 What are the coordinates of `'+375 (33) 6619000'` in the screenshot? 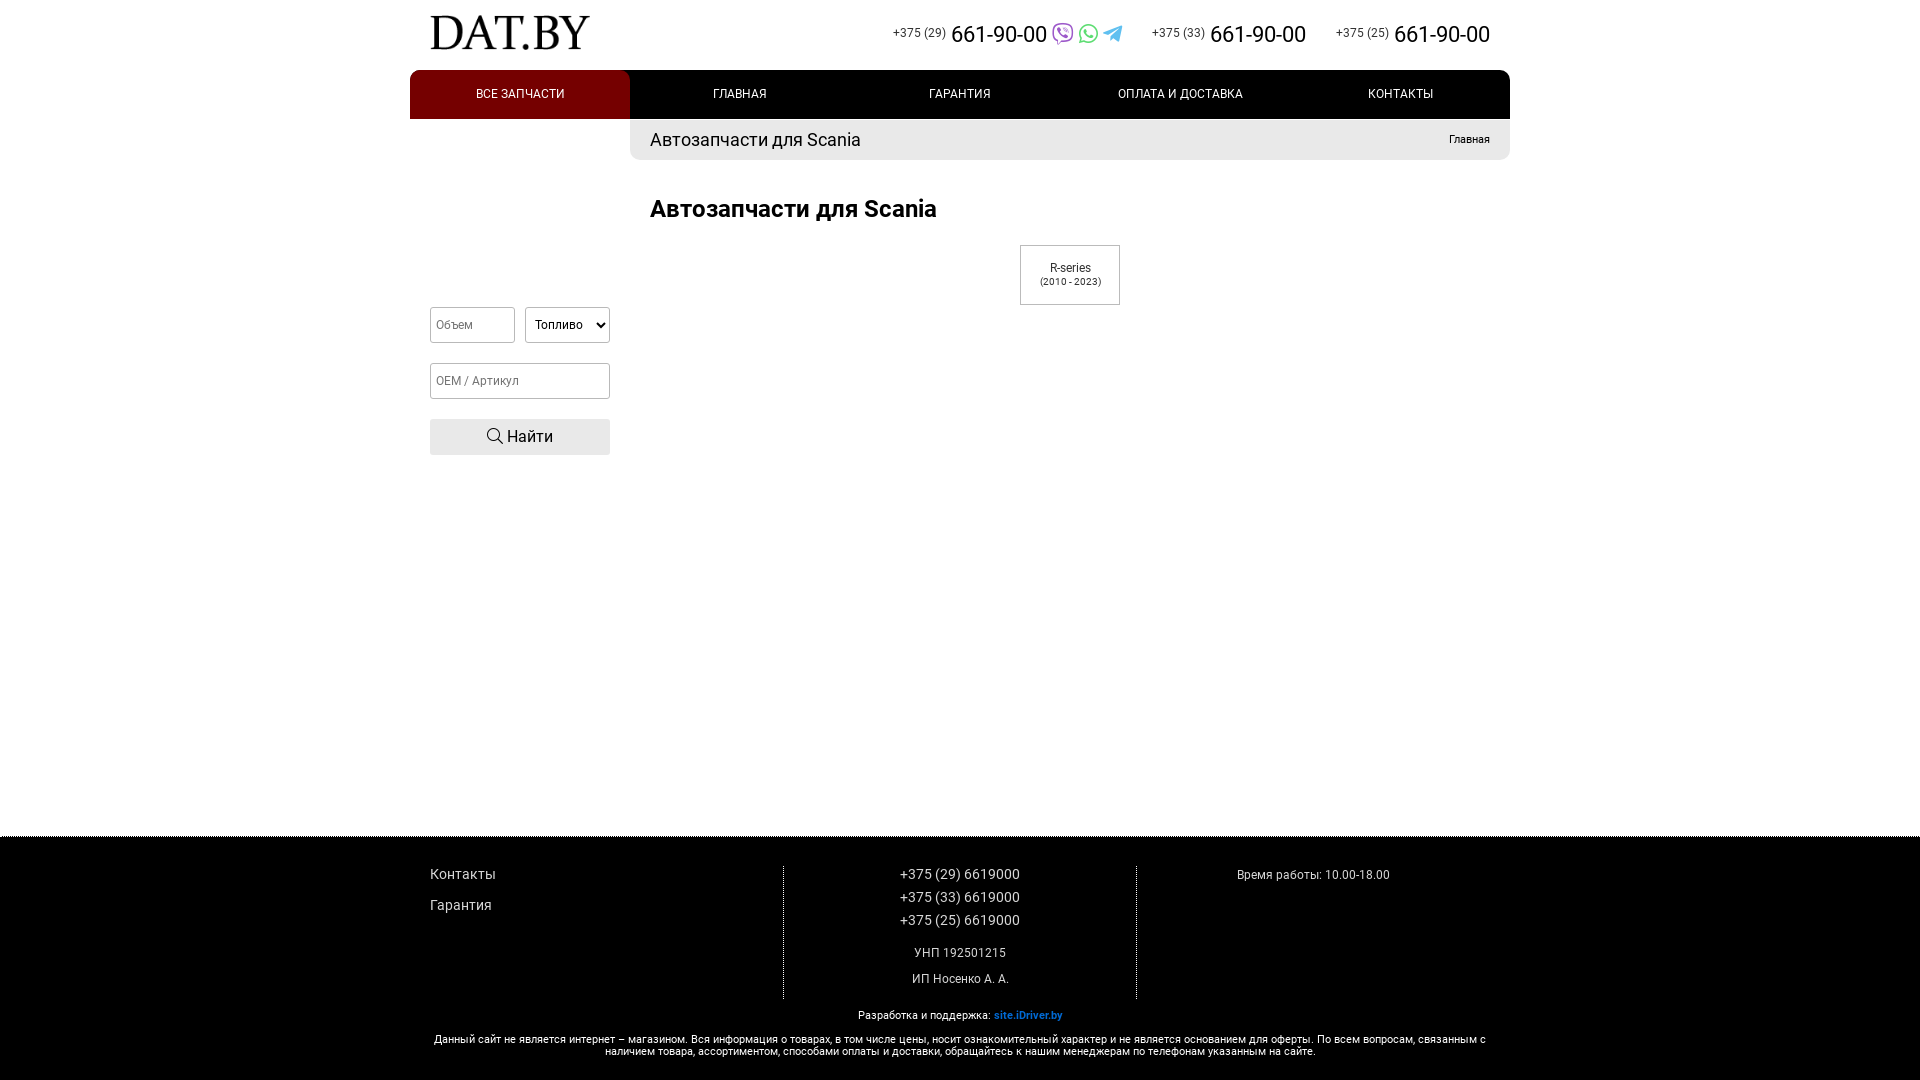 It's located at (960, 896).